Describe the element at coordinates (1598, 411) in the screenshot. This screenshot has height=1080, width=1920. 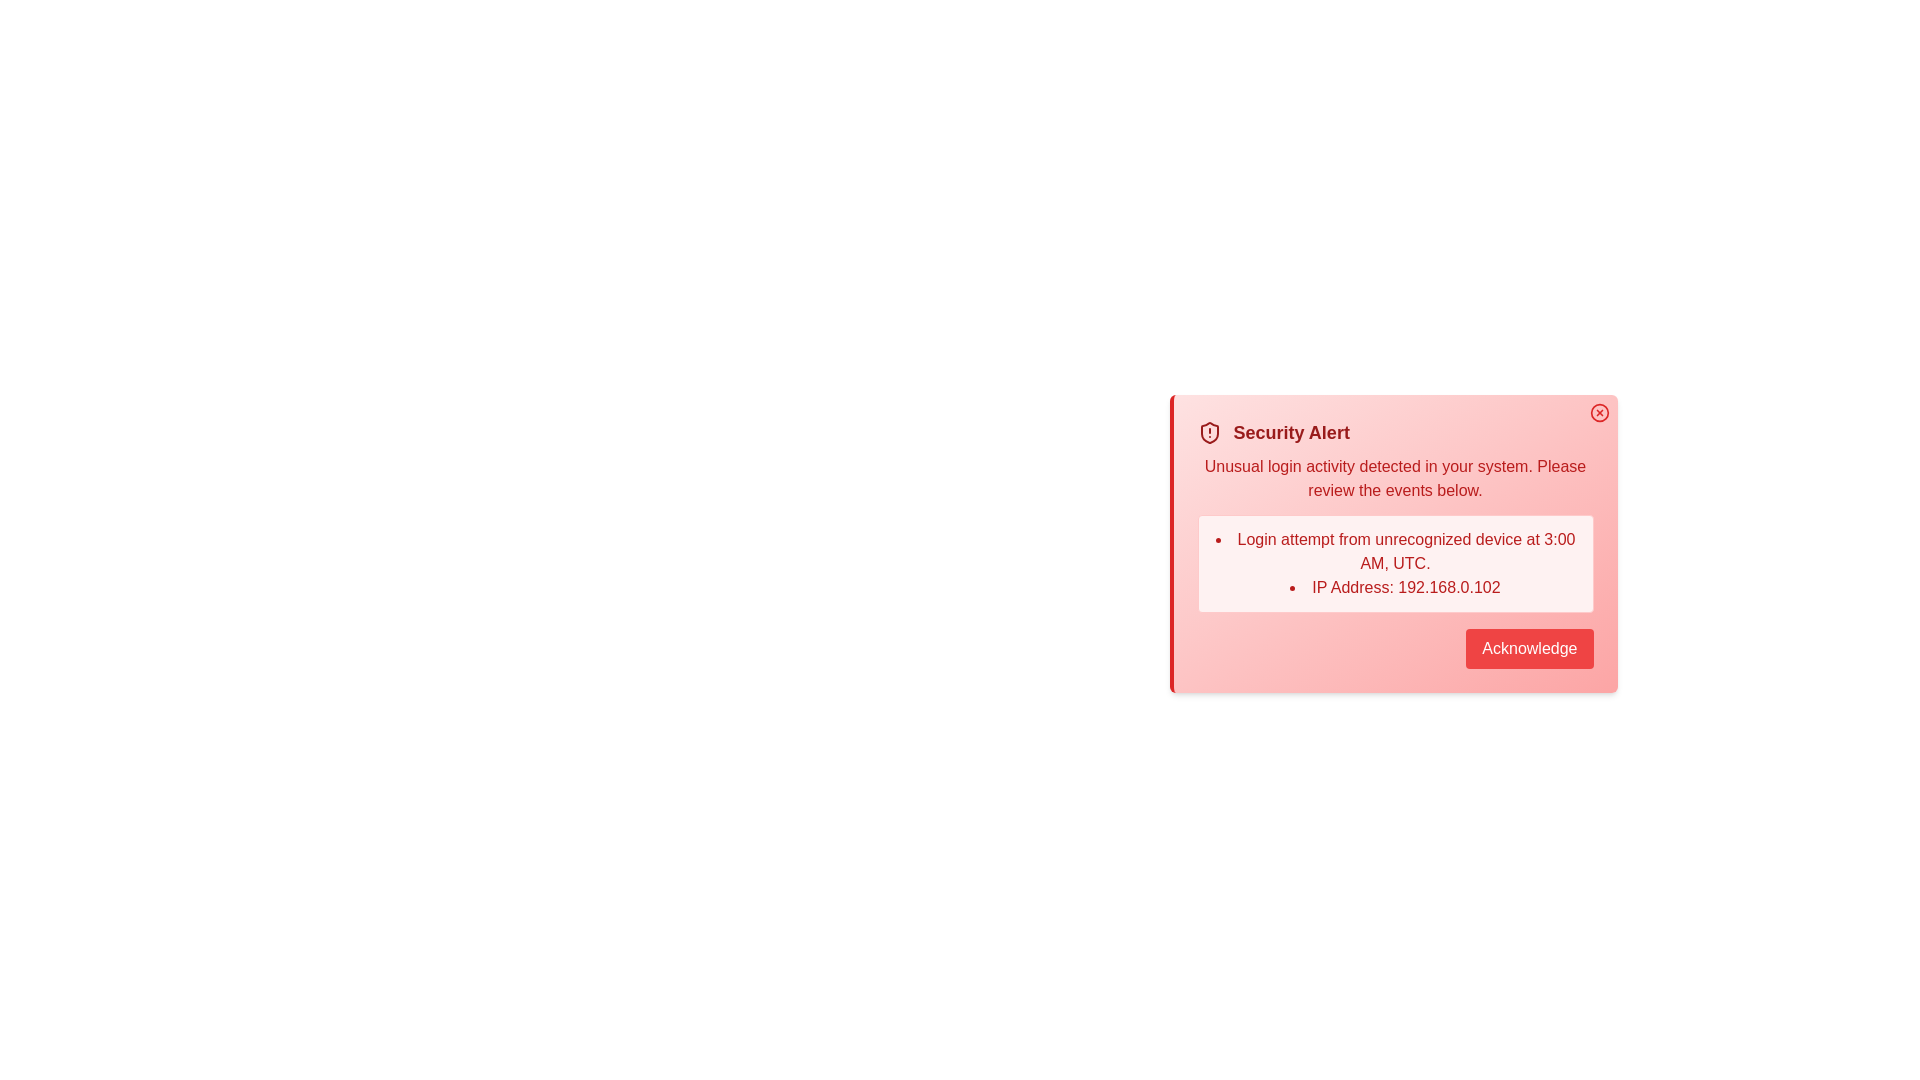
I see `the close button to dismiss the alert` at that location.